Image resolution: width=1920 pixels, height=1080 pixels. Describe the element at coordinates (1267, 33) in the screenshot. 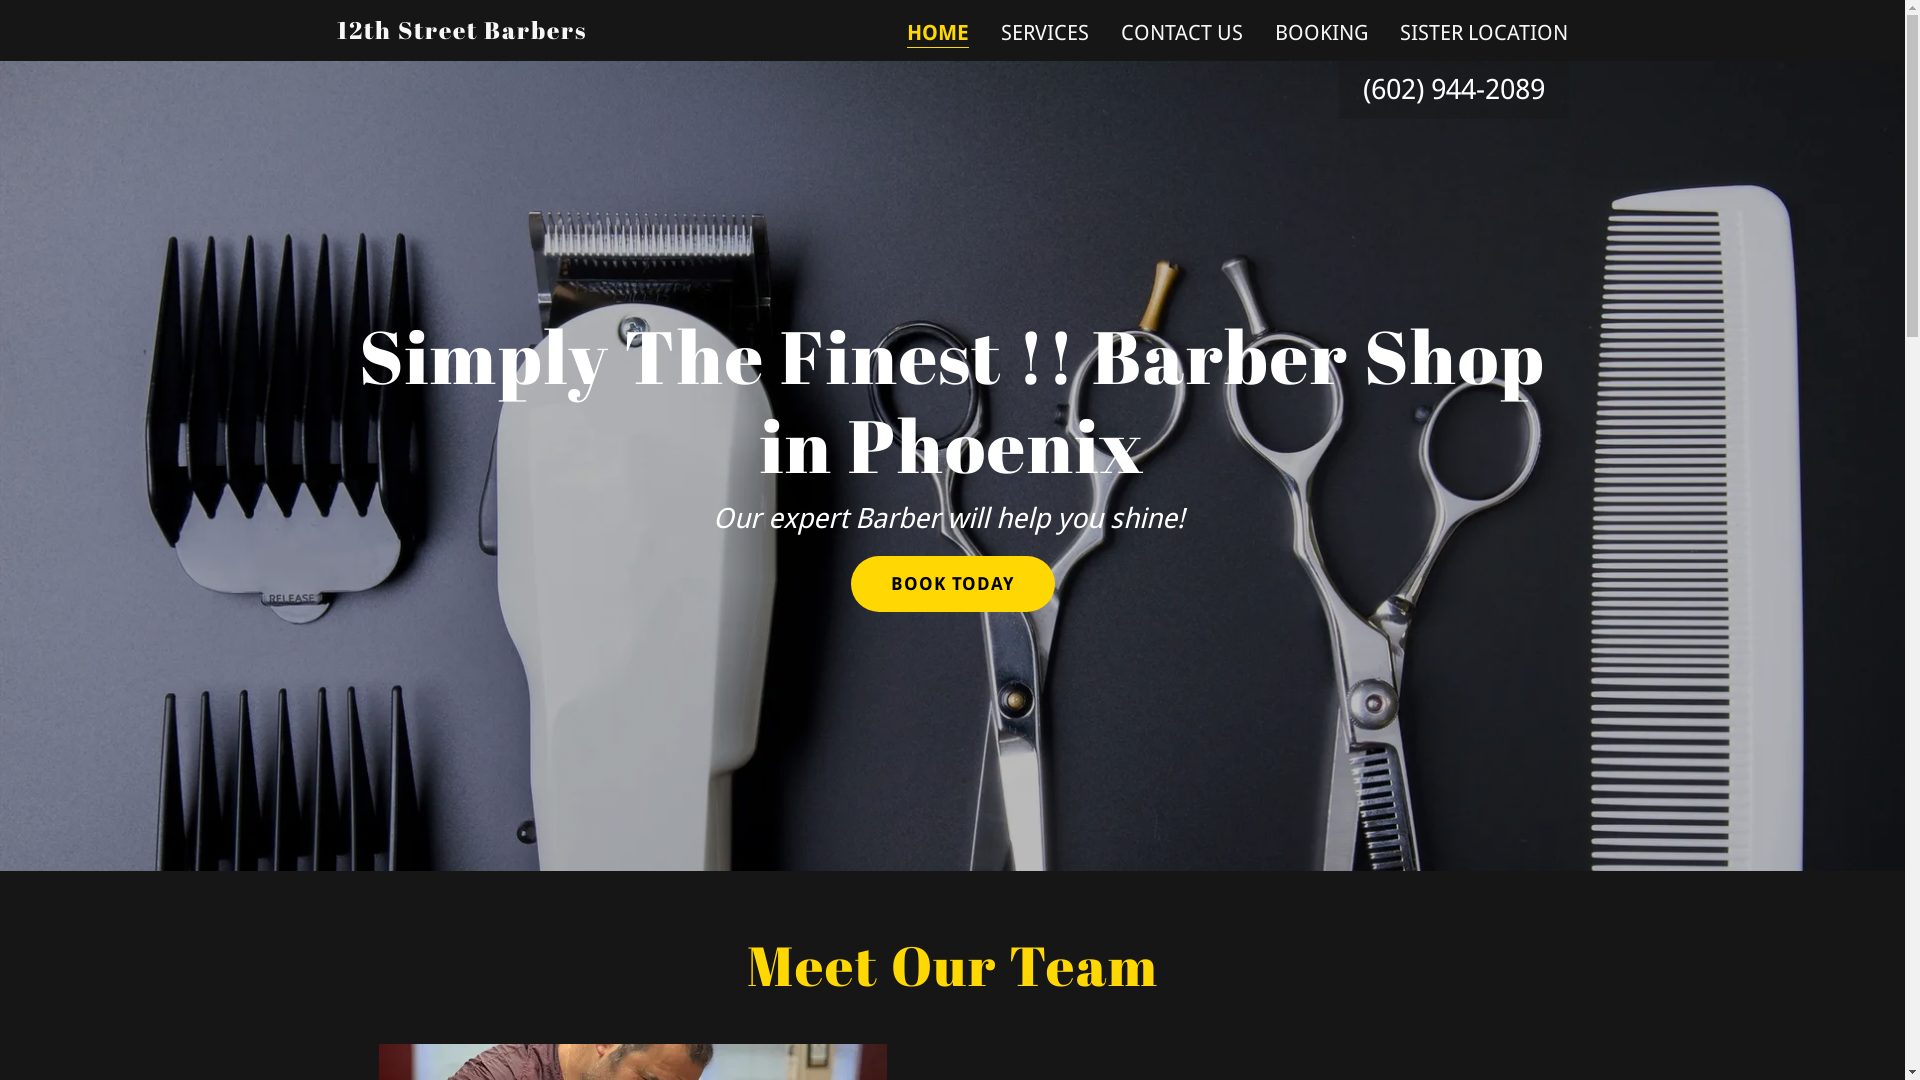

I see `'BOOKING'` at that location.